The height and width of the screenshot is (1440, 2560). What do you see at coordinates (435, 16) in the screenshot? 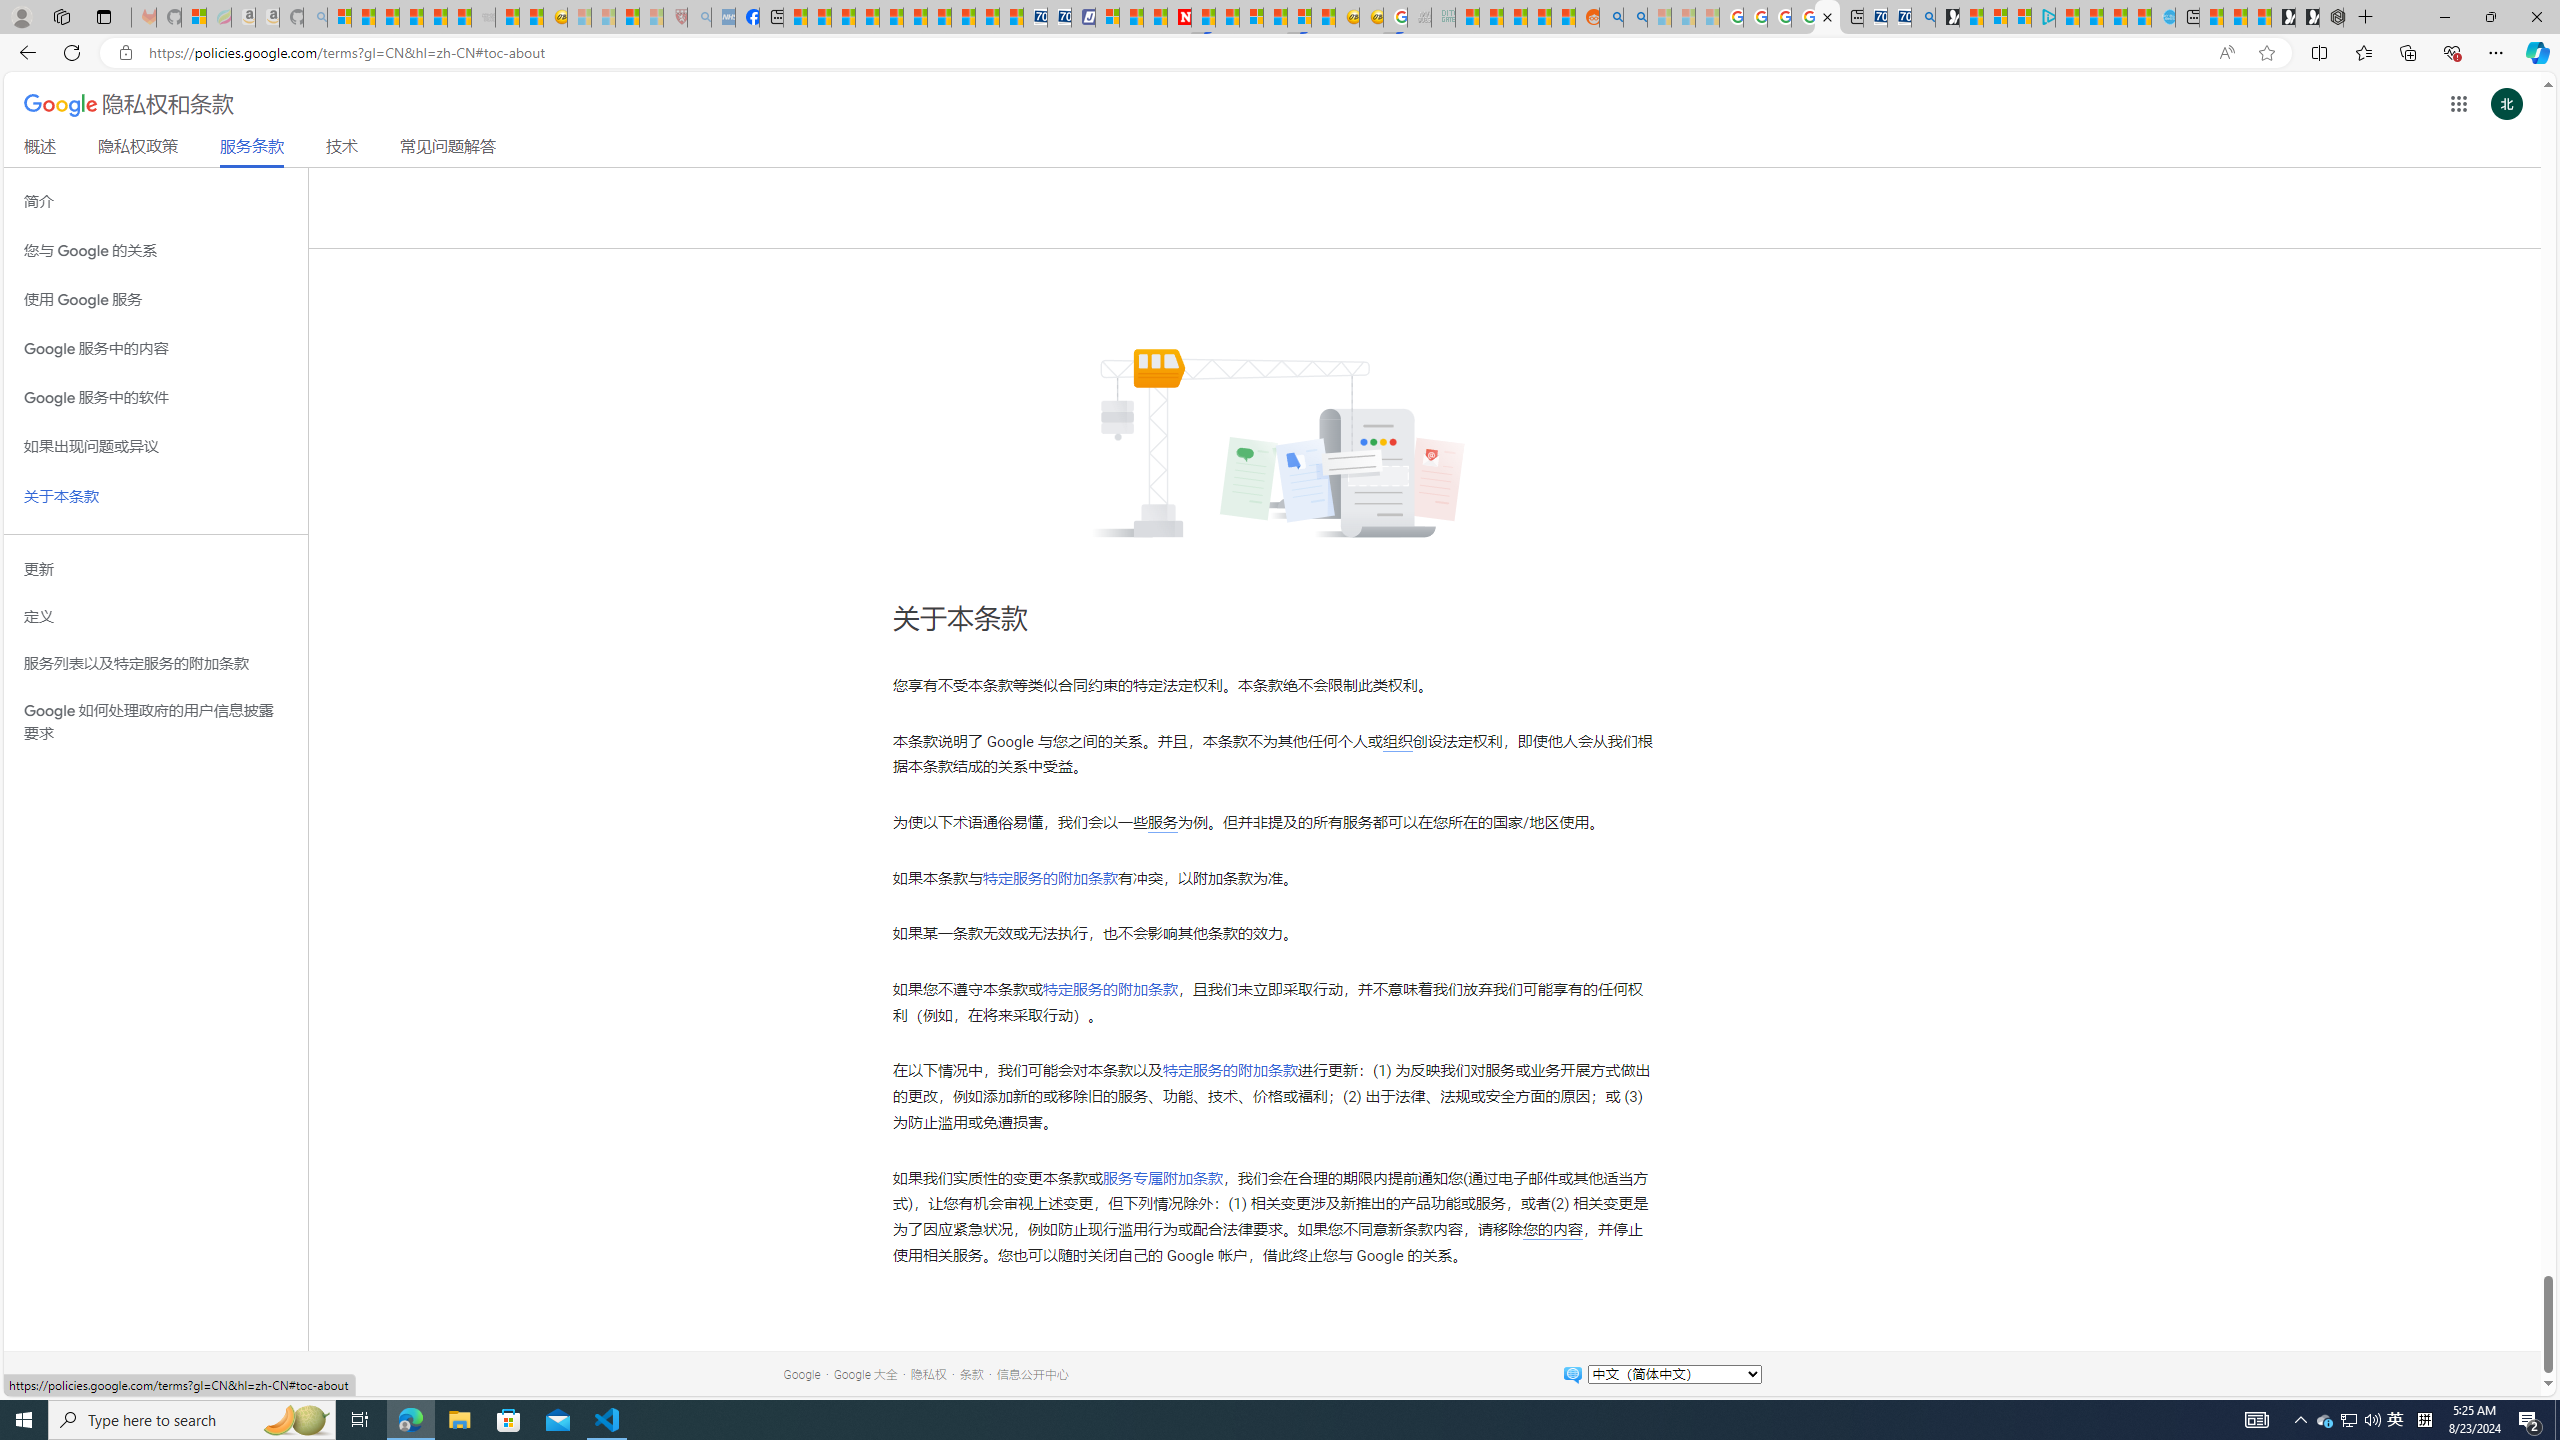
I see `'New Report Confirms 2023 Was Record Hot | Watch'` at bounding box center [435, 16].